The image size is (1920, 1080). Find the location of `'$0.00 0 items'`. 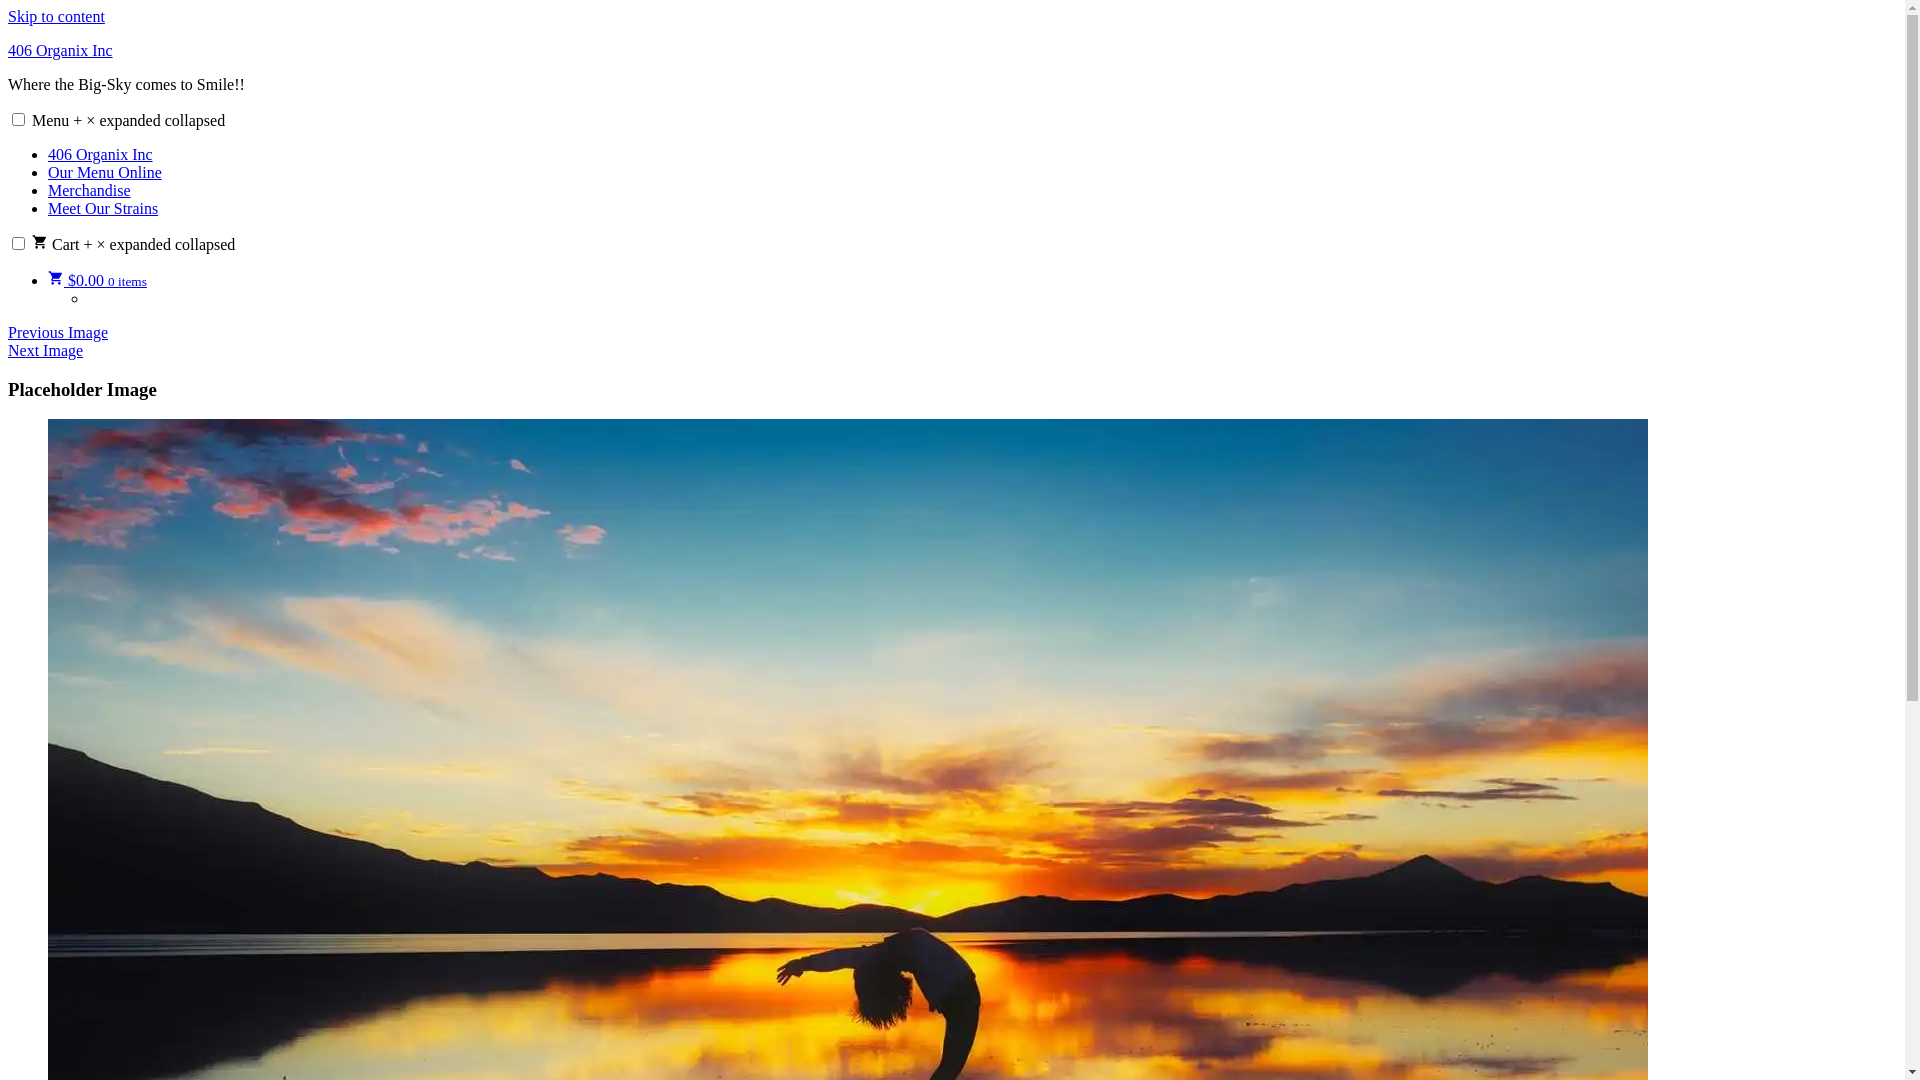

'$0.00 0 items' is located at coordinates (96, 280).